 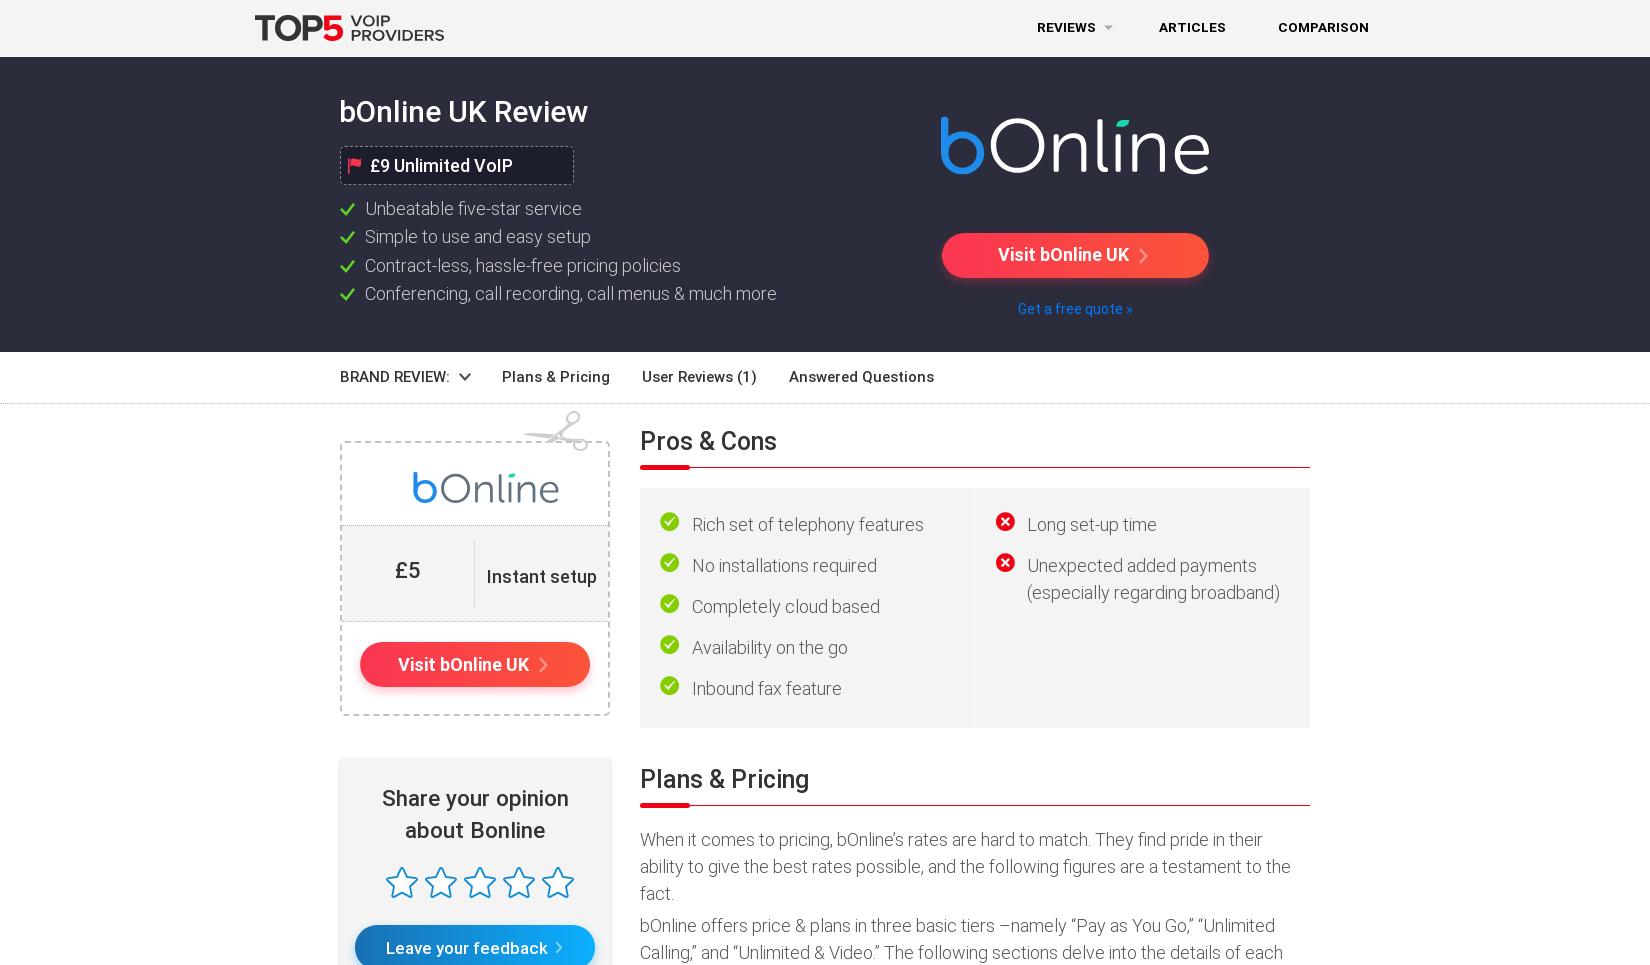 I want to click on 'Inbound fax feature', so click(x=765, y=687).